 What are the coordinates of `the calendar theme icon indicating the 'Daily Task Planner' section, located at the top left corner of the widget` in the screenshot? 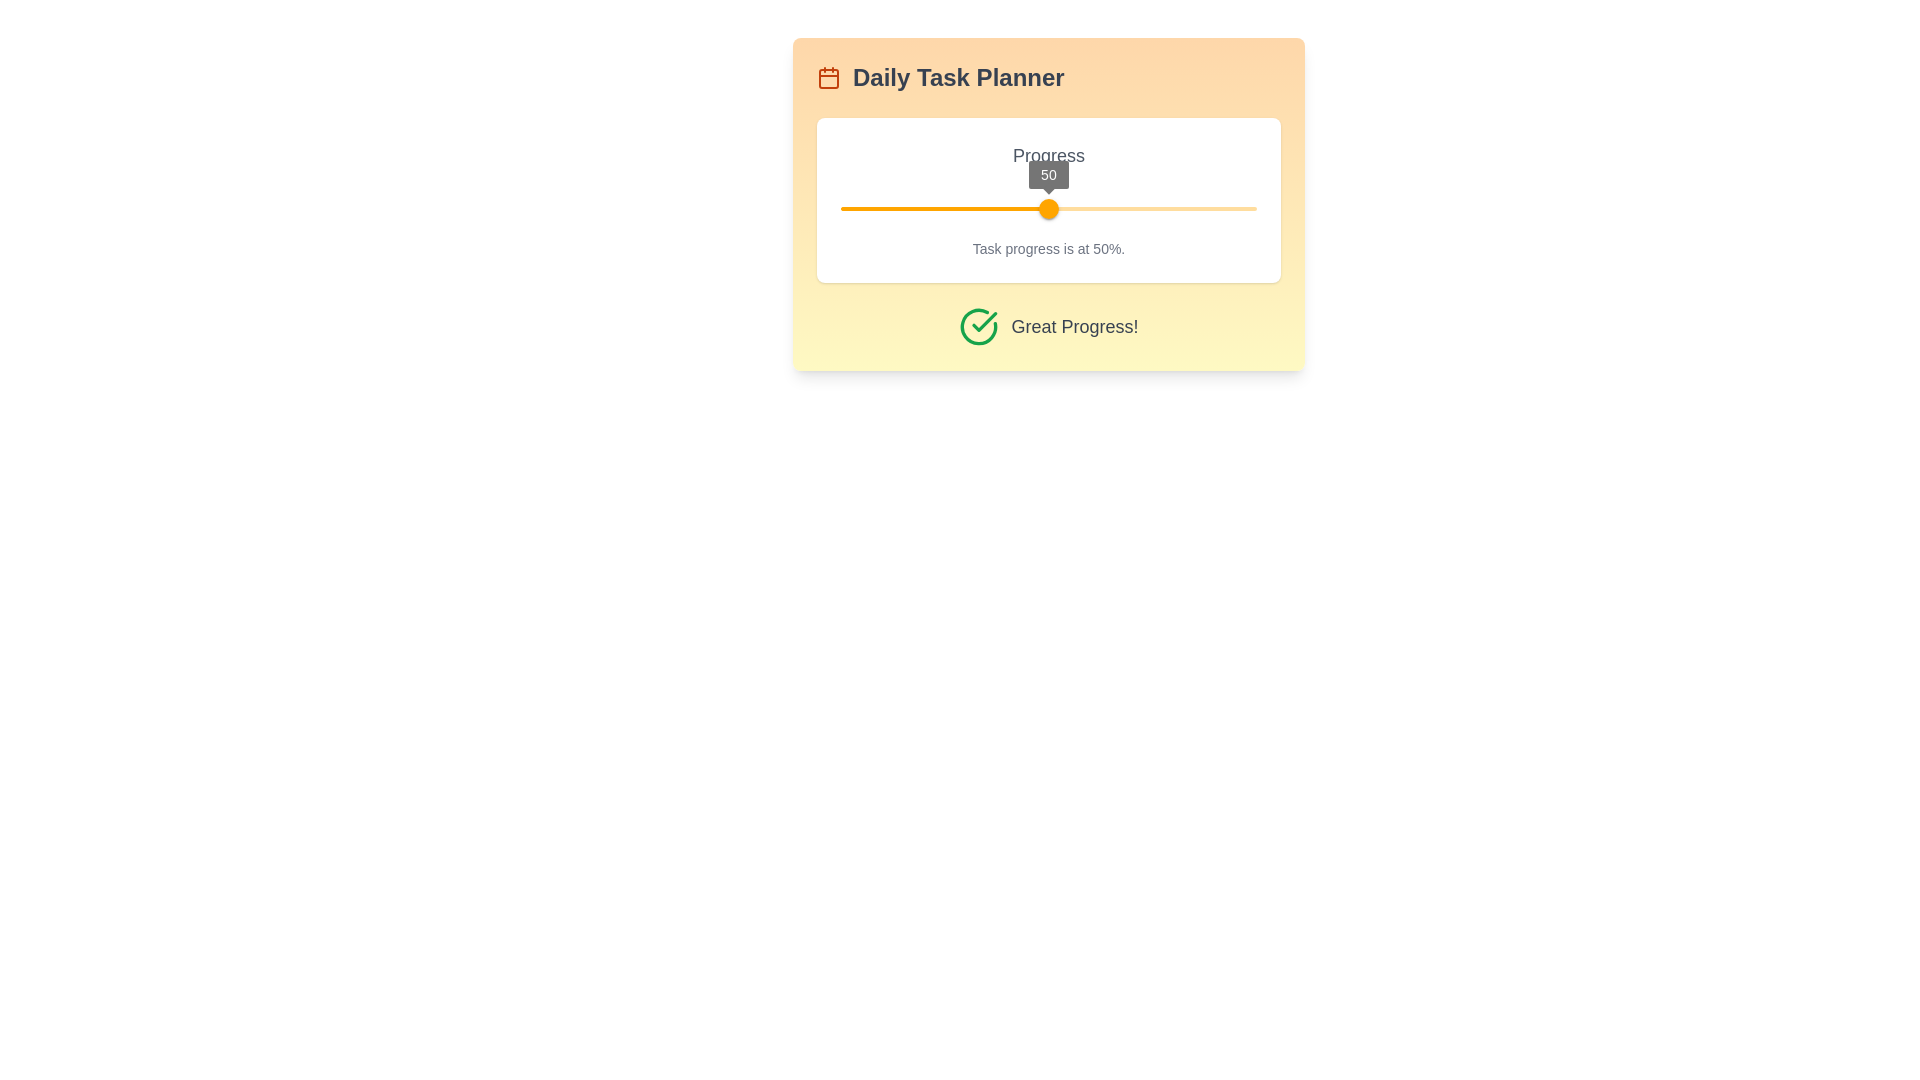 It's located at (829, 76).